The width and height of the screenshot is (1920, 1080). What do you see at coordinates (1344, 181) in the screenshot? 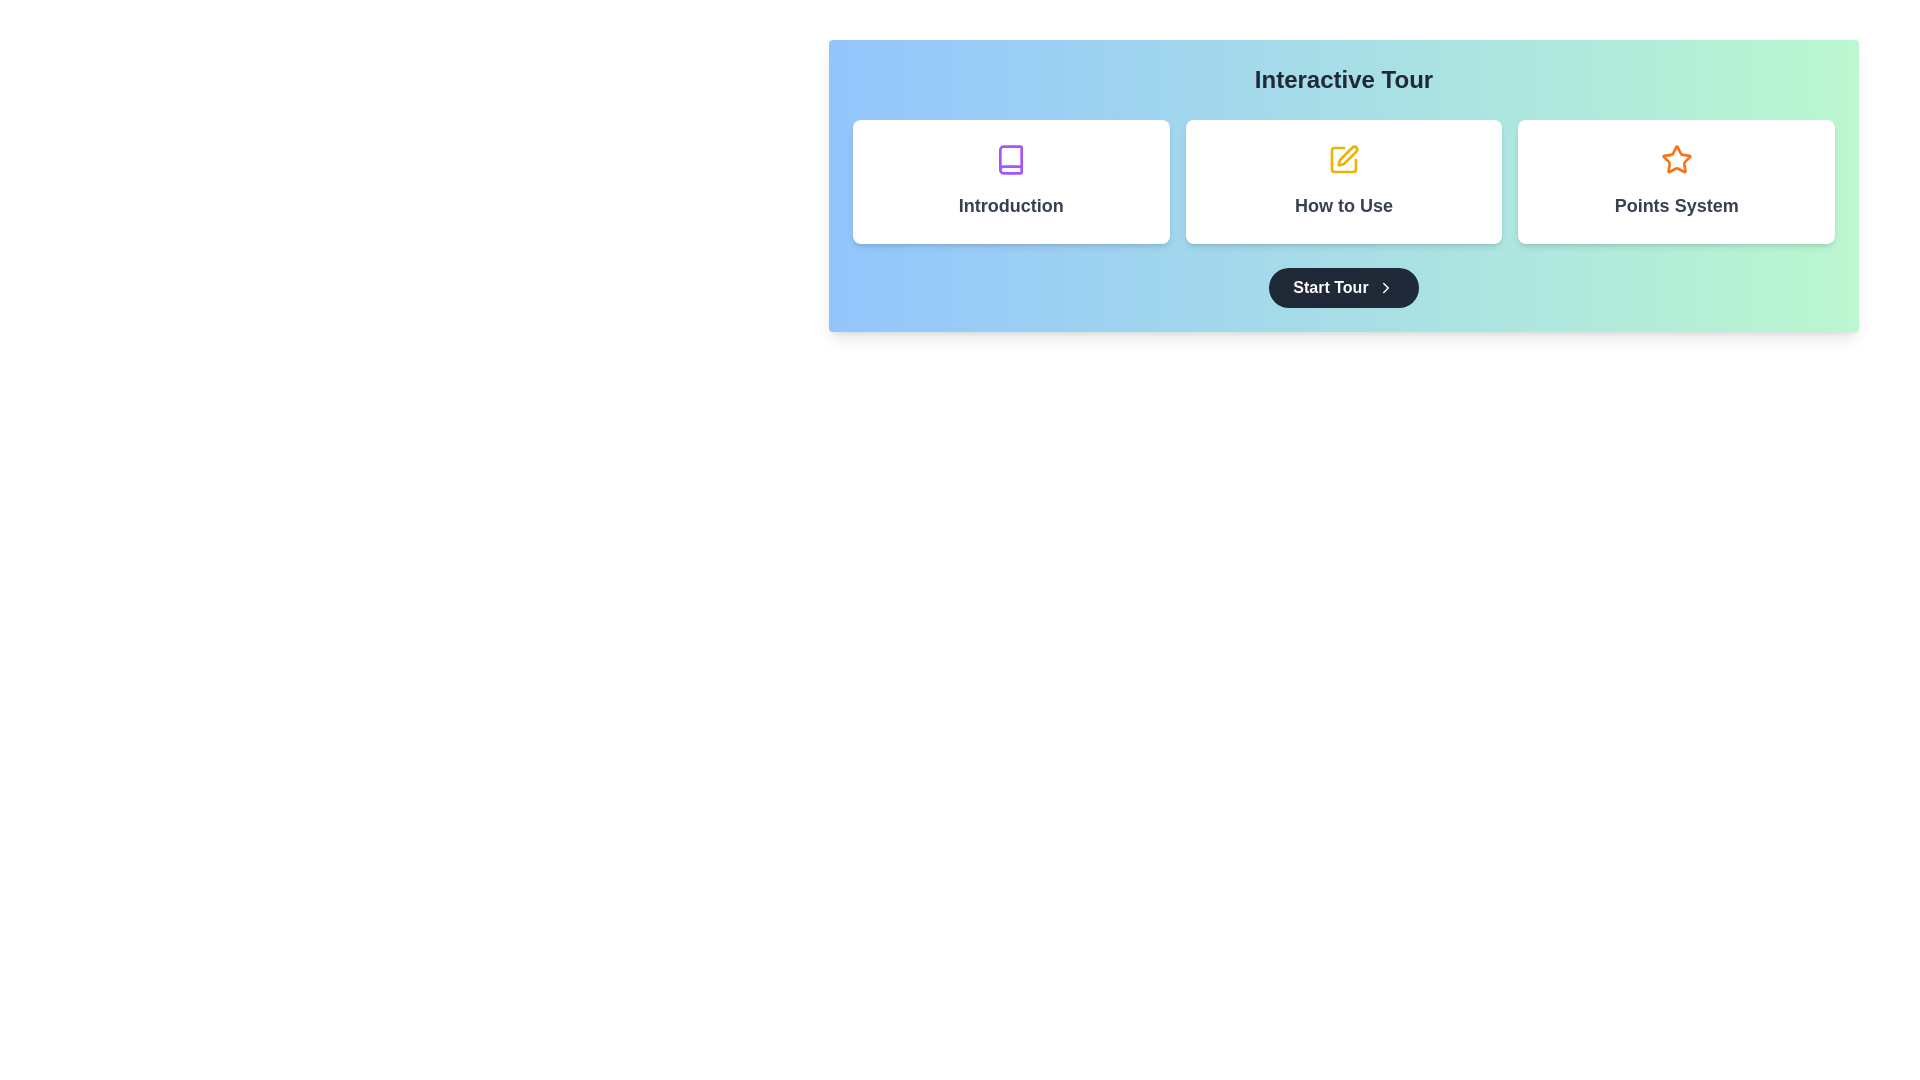
I see `the informative card with a yellow writing tool icon and 'How to Use' text in bold dark gray color` at bounding box center [1344, 181].